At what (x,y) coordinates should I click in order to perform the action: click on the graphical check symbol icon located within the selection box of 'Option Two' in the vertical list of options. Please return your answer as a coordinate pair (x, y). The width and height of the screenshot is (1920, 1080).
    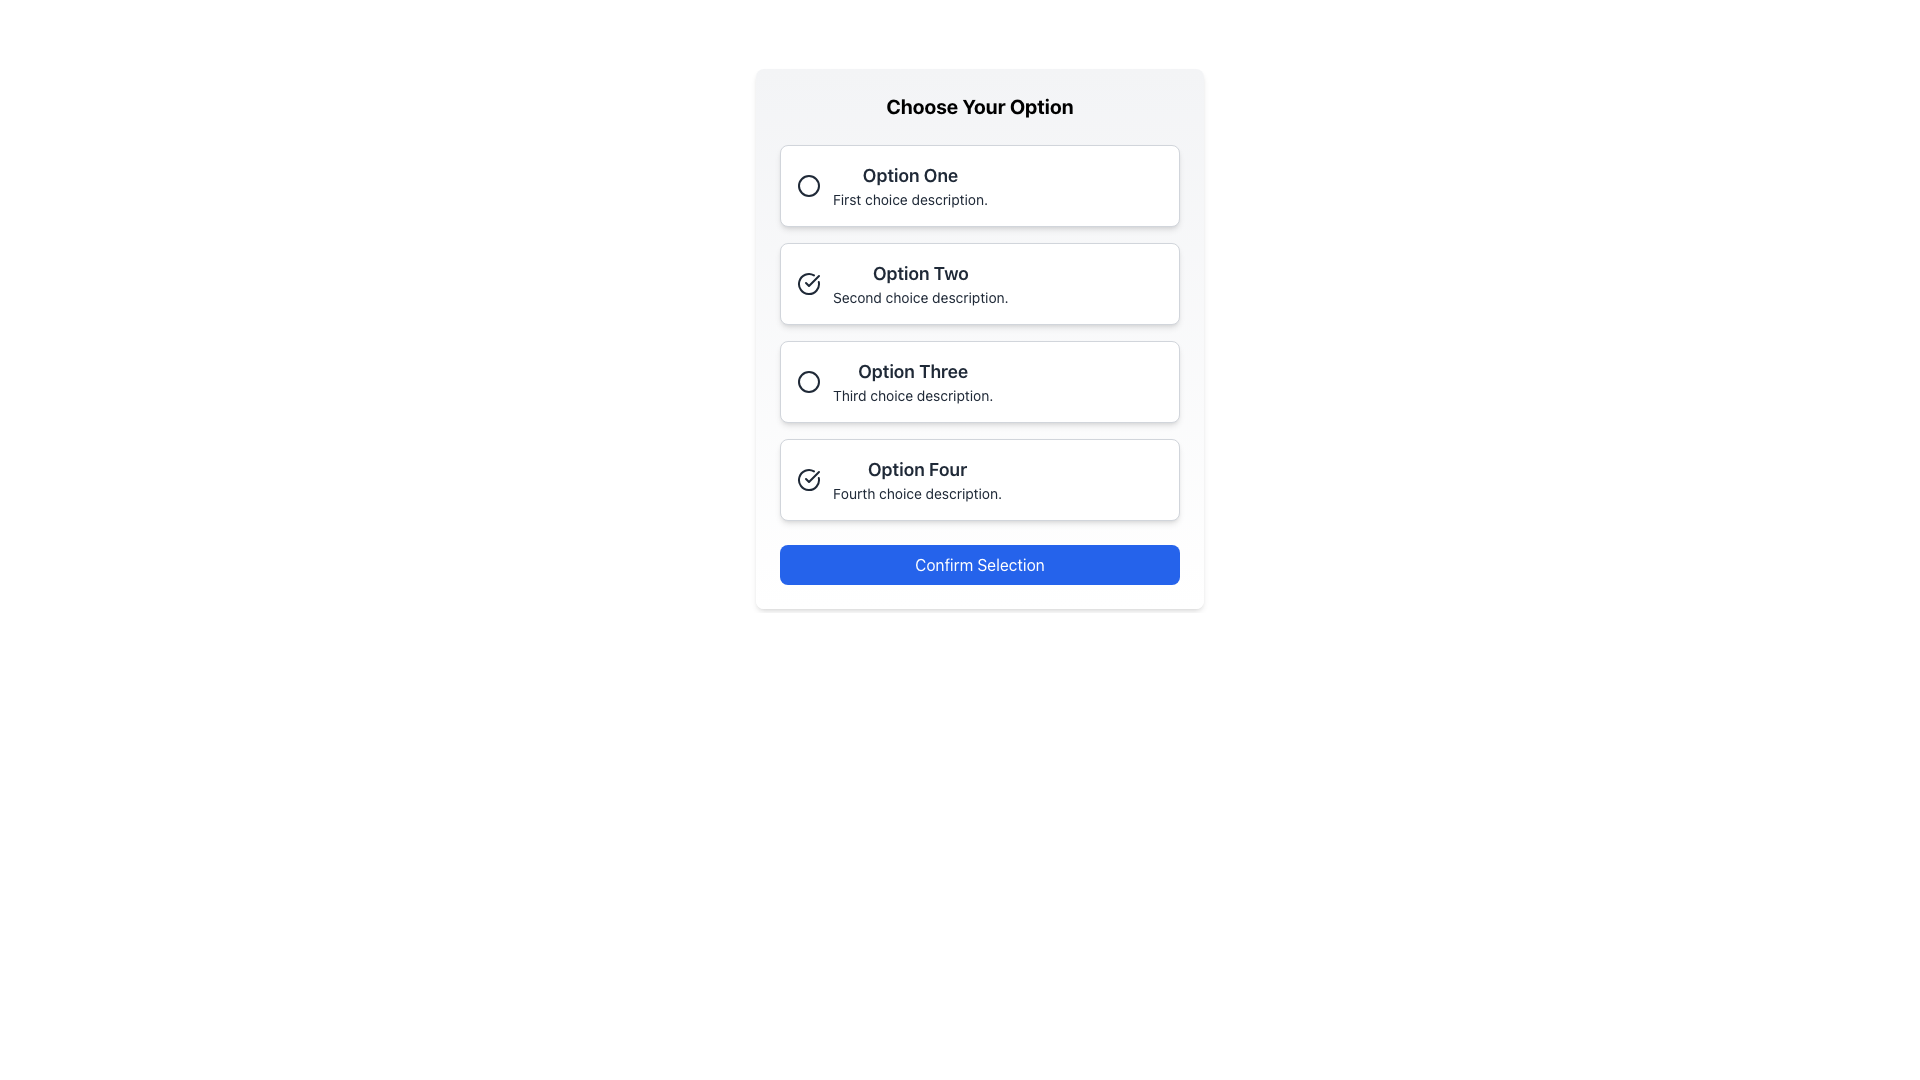
    Looking at the image, I should click on (812, 281).